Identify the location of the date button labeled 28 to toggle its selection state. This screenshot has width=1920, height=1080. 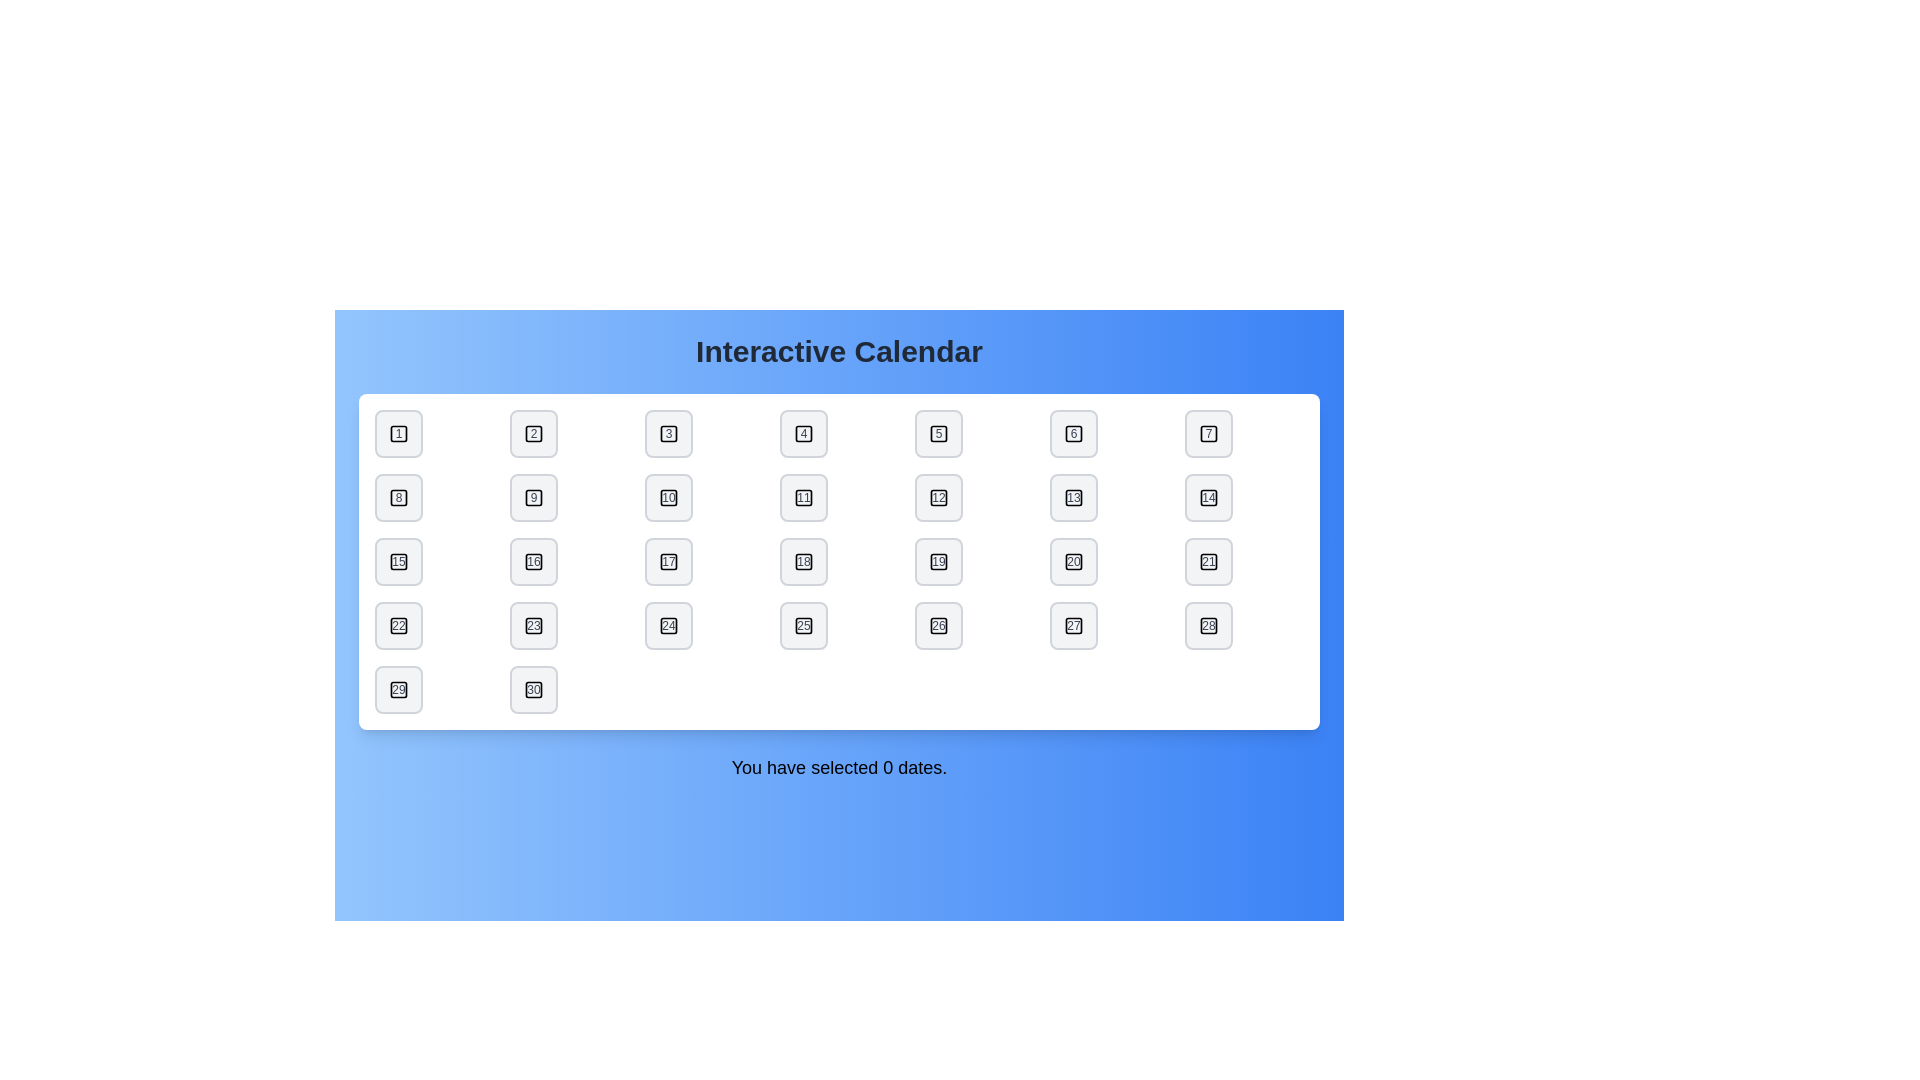
(1208, 624).